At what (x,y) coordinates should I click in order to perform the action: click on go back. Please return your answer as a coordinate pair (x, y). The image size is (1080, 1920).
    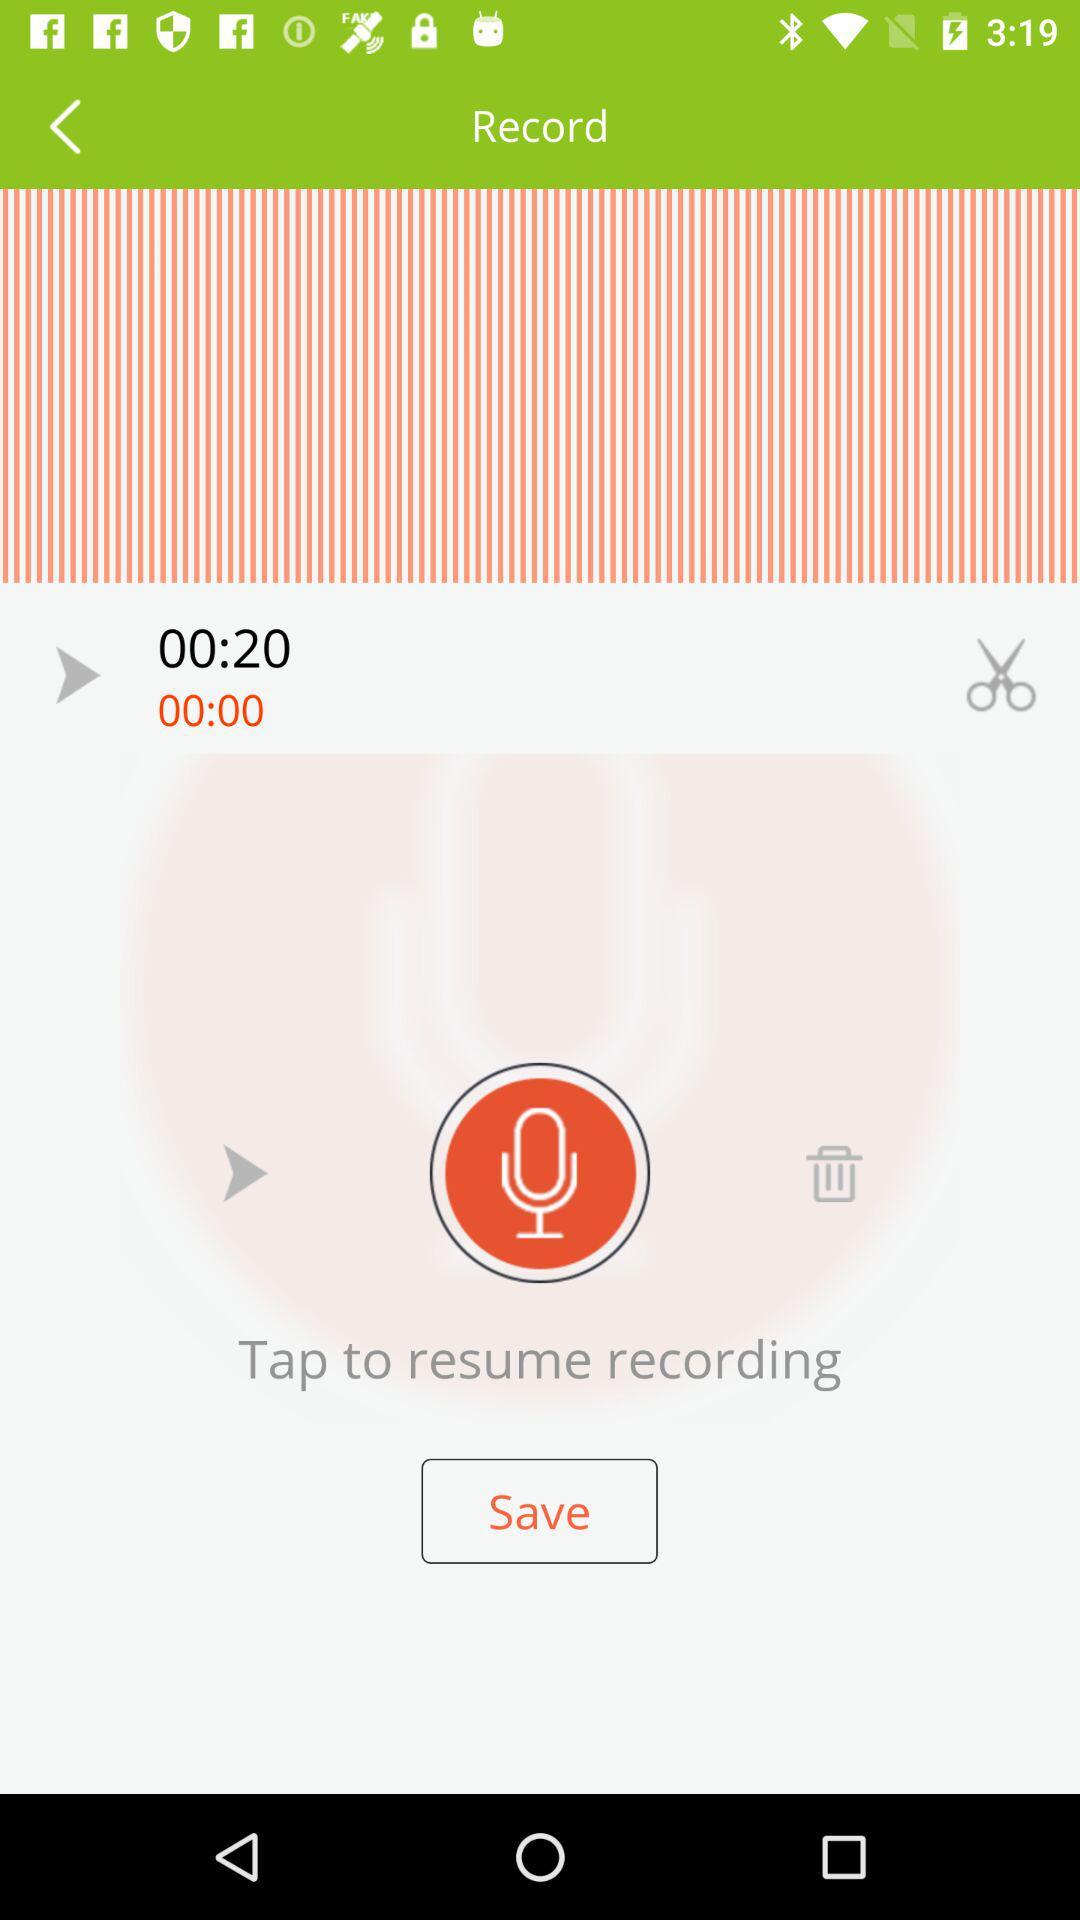
    Looking at the image, I should click on (63, 124).